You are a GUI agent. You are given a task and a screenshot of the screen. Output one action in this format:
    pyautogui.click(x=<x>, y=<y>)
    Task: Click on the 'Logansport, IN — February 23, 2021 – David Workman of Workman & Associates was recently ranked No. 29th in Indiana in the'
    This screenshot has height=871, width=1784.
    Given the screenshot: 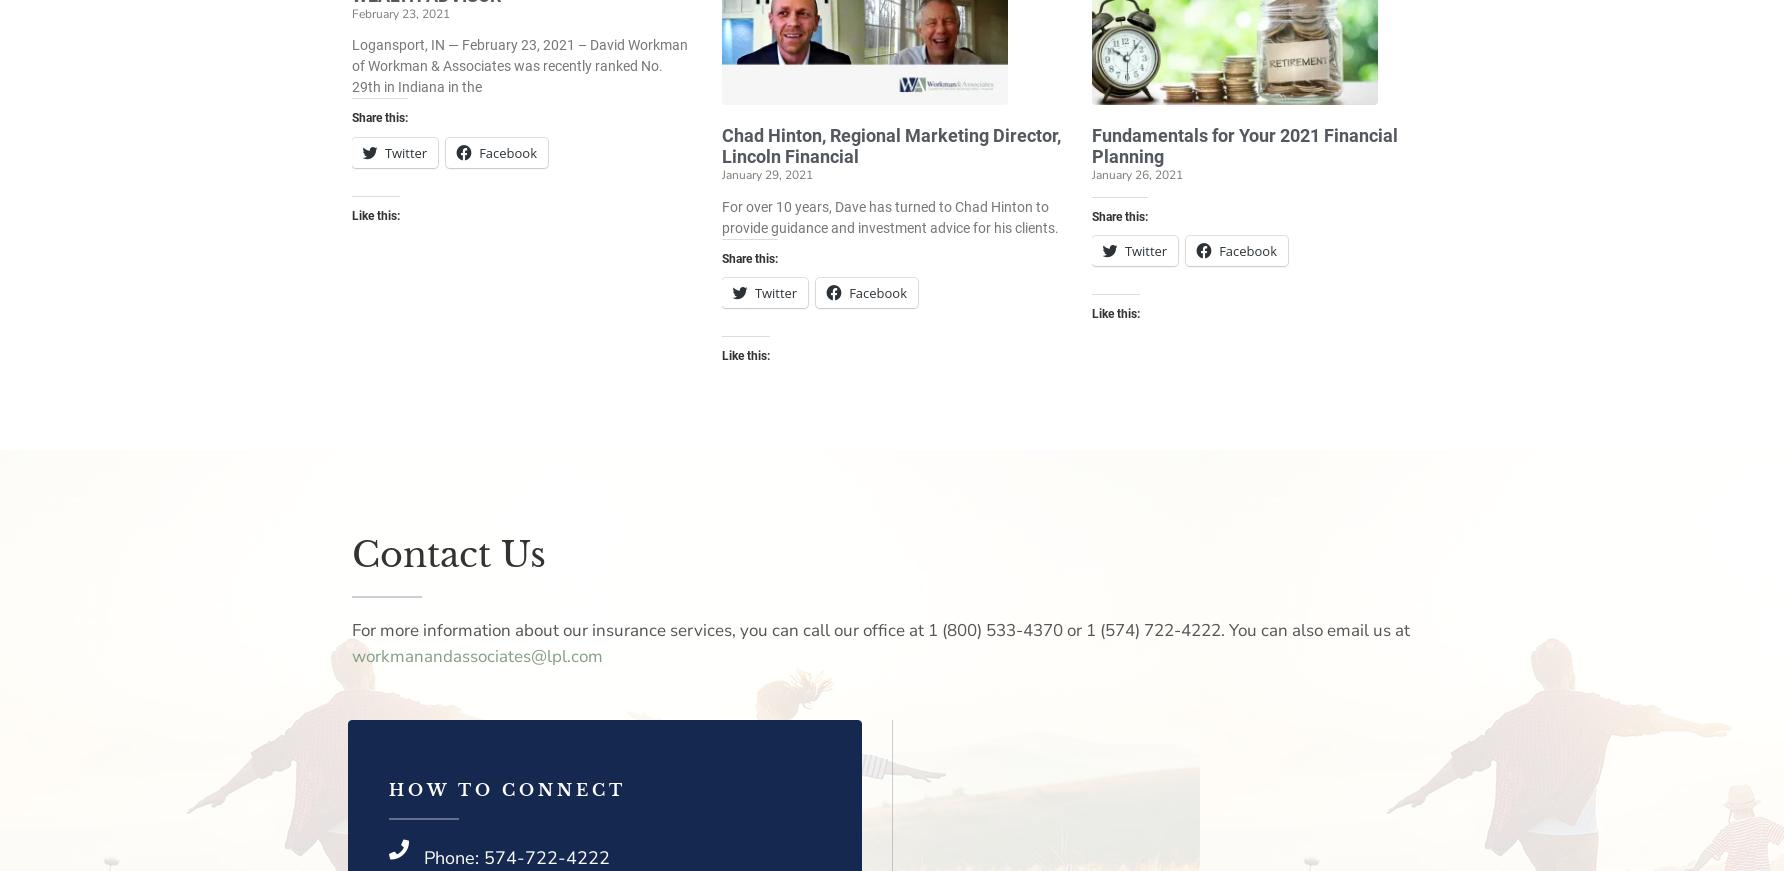 What is the action you would take?
    pyautogui.click(x=520, y=65)
    